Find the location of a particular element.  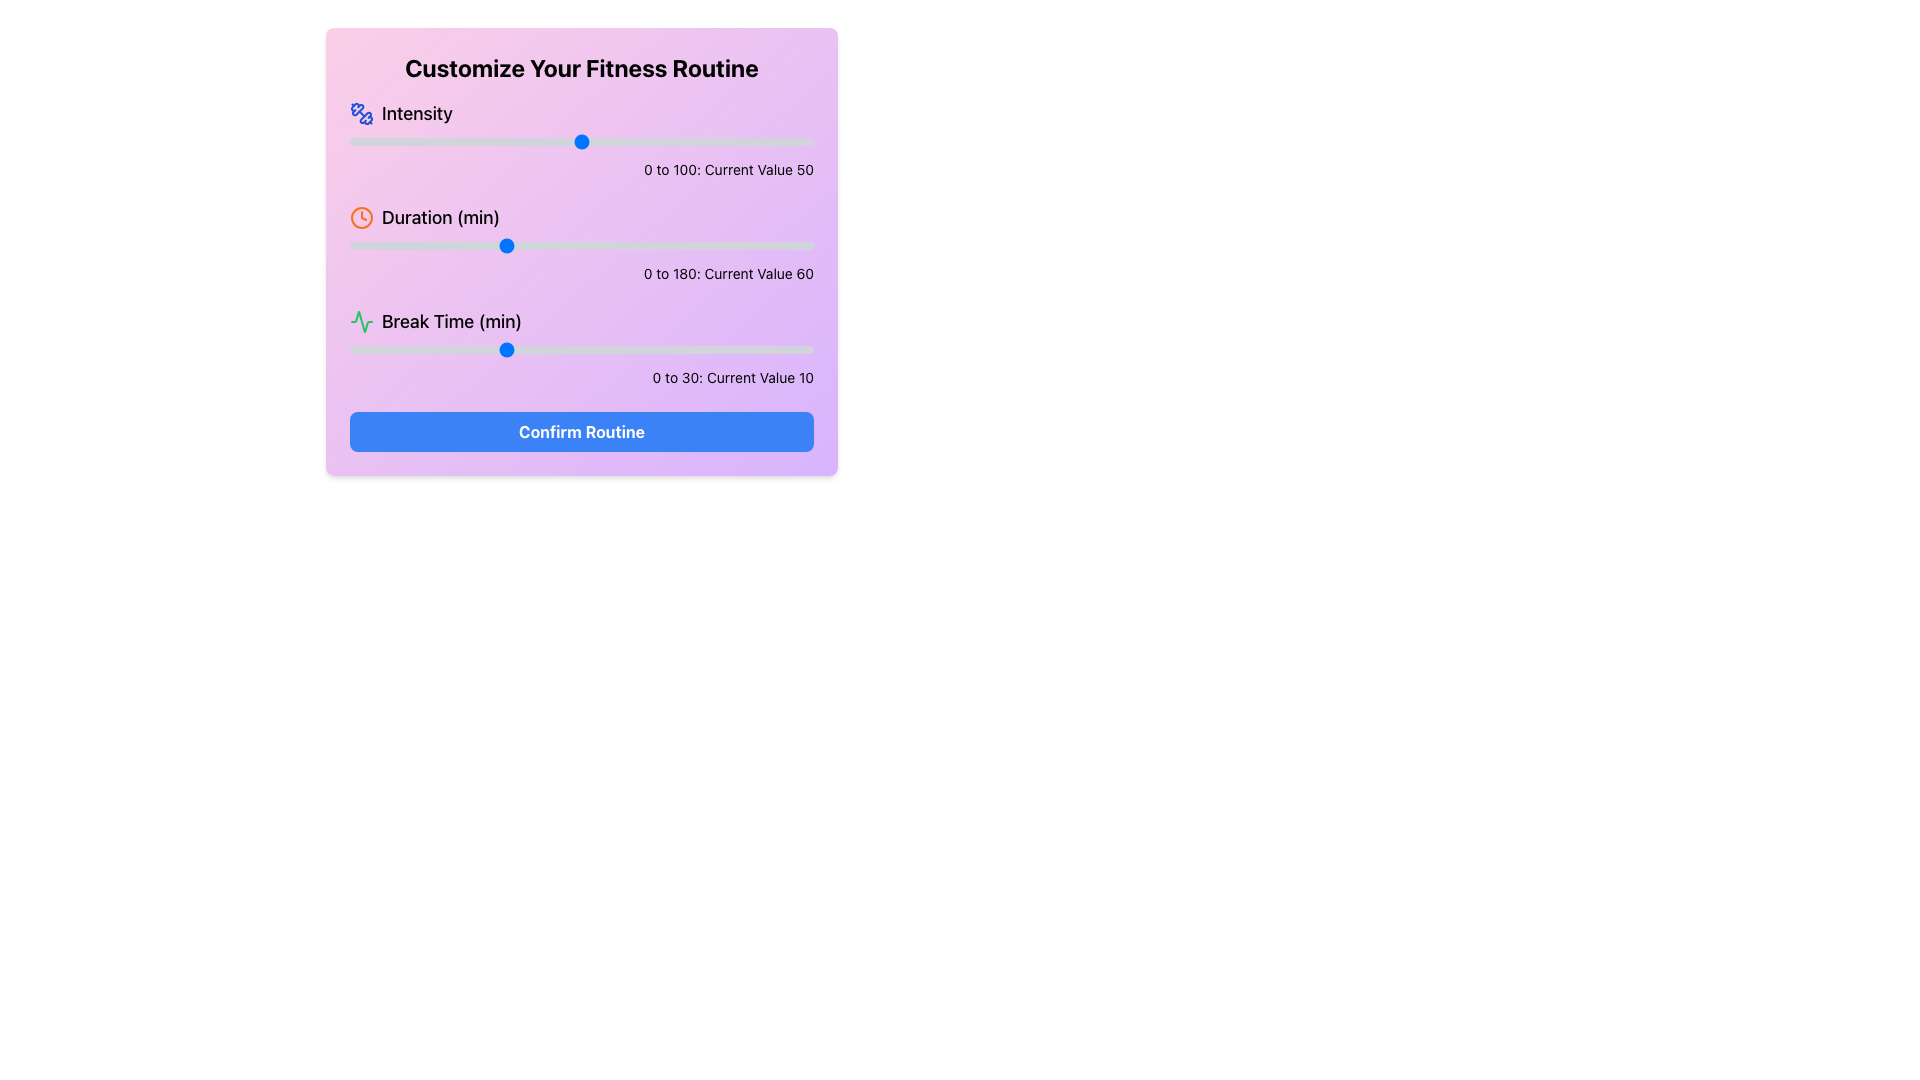

the intensity is located at coordinates (521, 141).